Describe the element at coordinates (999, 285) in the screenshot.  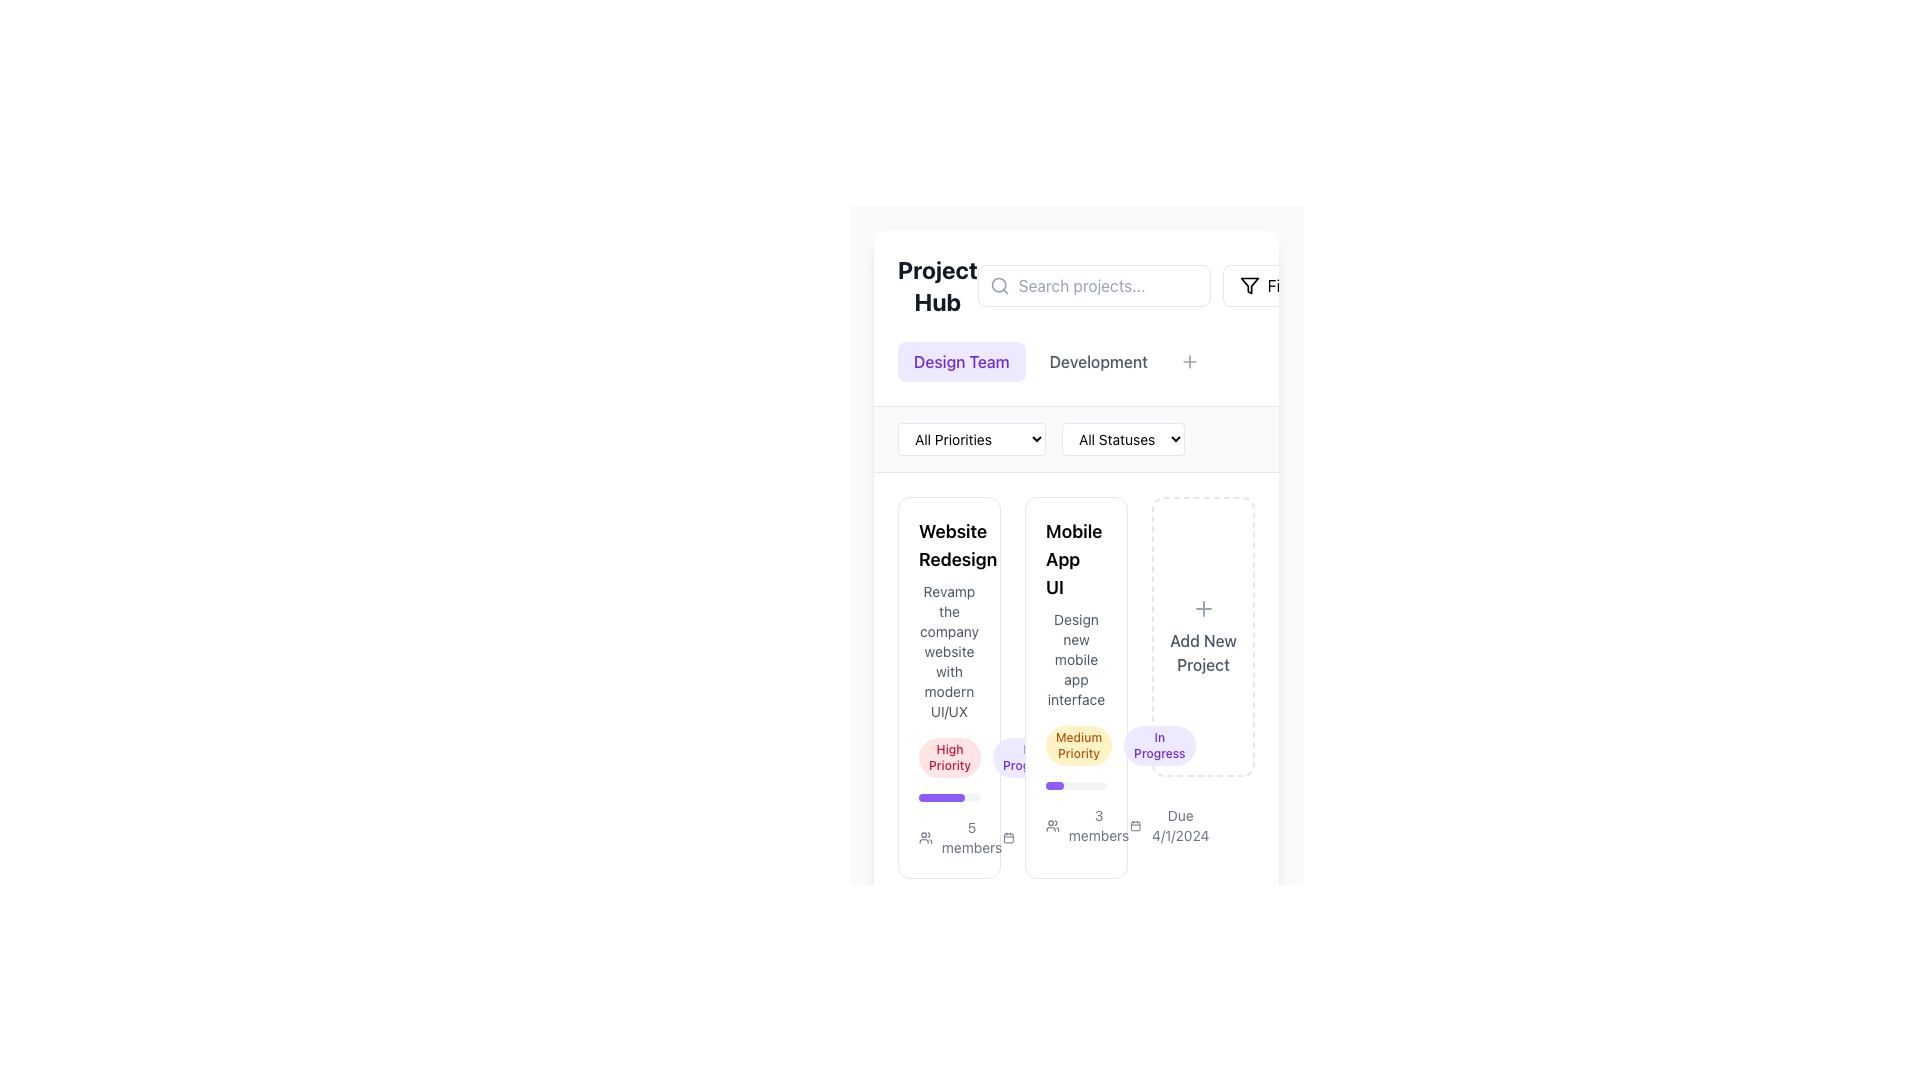
I see `the static representation of the search icon located immediately to the left of the search input field in the header area` at that location.